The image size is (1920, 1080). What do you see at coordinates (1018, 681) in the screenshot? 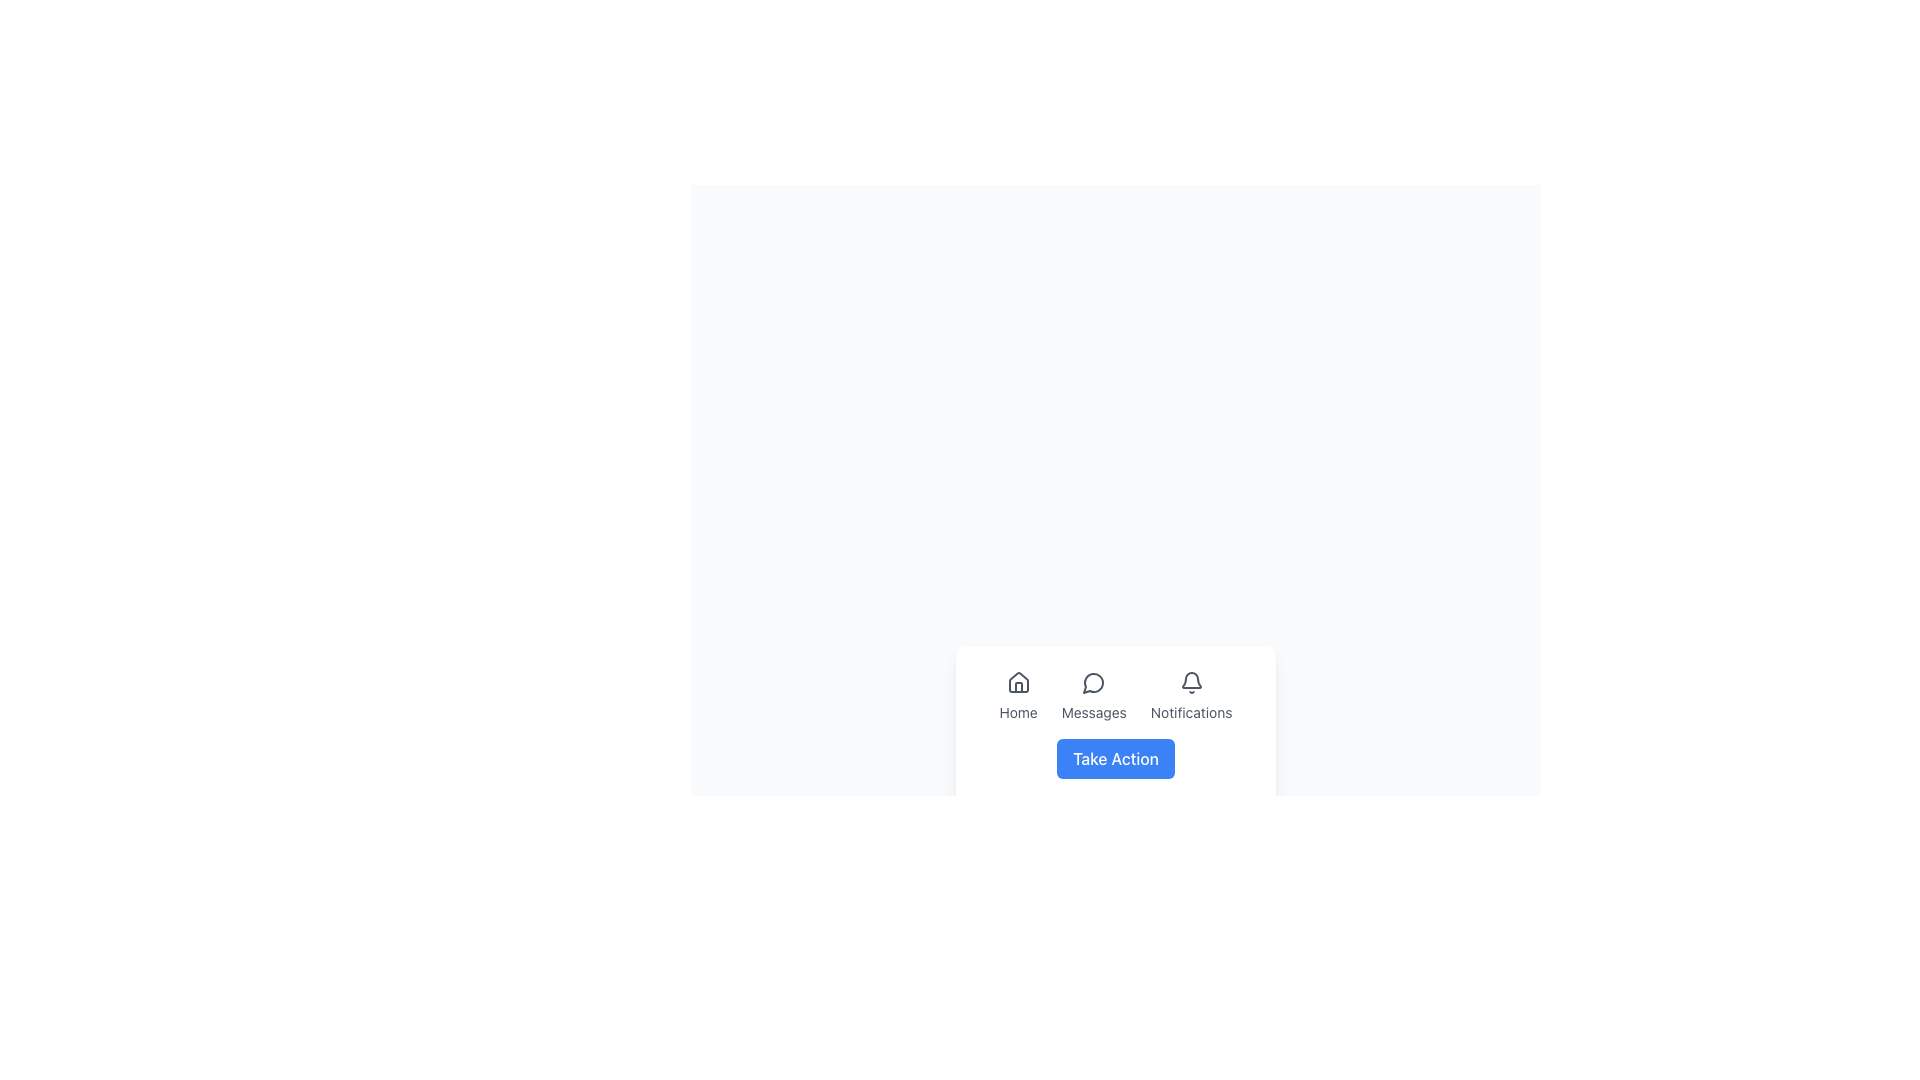
I see `the 'Home' navigation icon, which is the first icon in the bottom center navigation menu` at bounding box center [1018, 681].